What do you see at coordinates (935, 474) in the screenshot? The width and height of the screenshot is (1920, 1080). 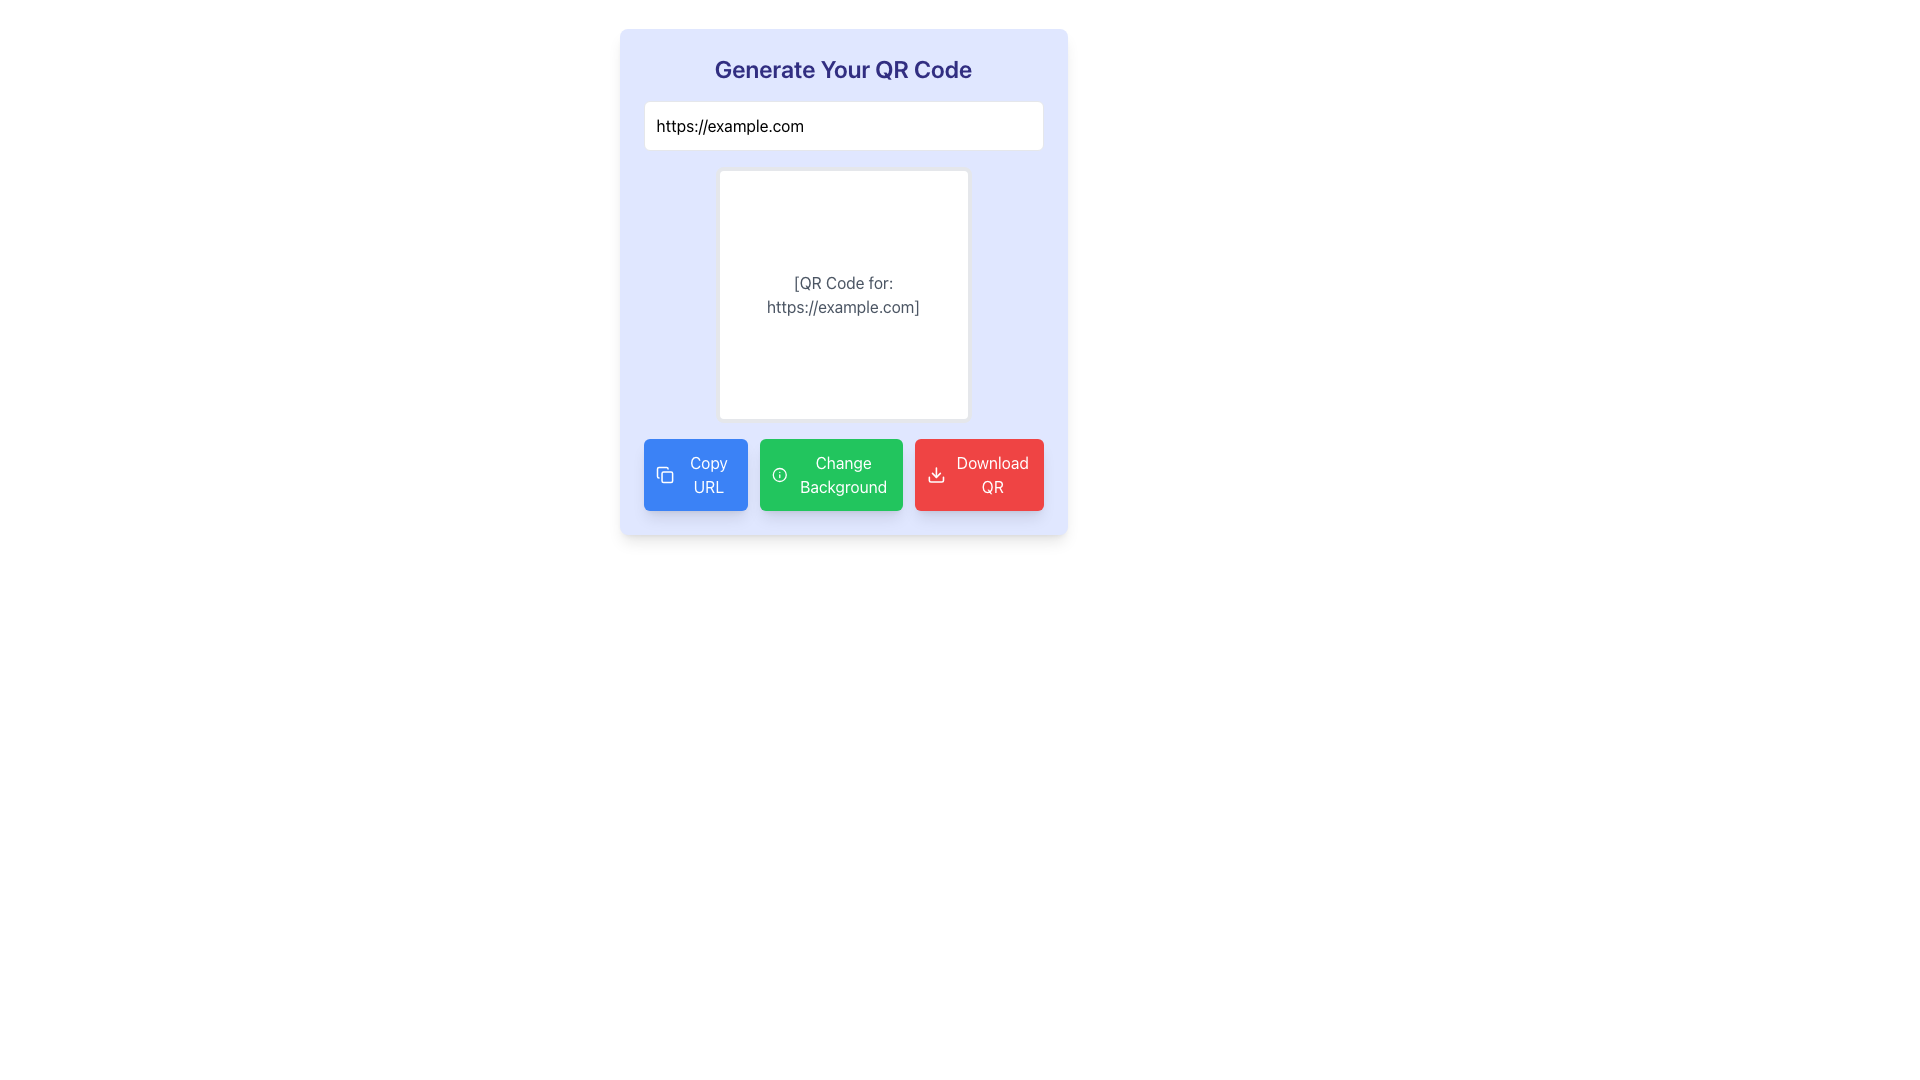 I see `the red button labeled 'Download QR' which contains the download icon on its left side to initiate the download action` at bounding box center [935, 474].